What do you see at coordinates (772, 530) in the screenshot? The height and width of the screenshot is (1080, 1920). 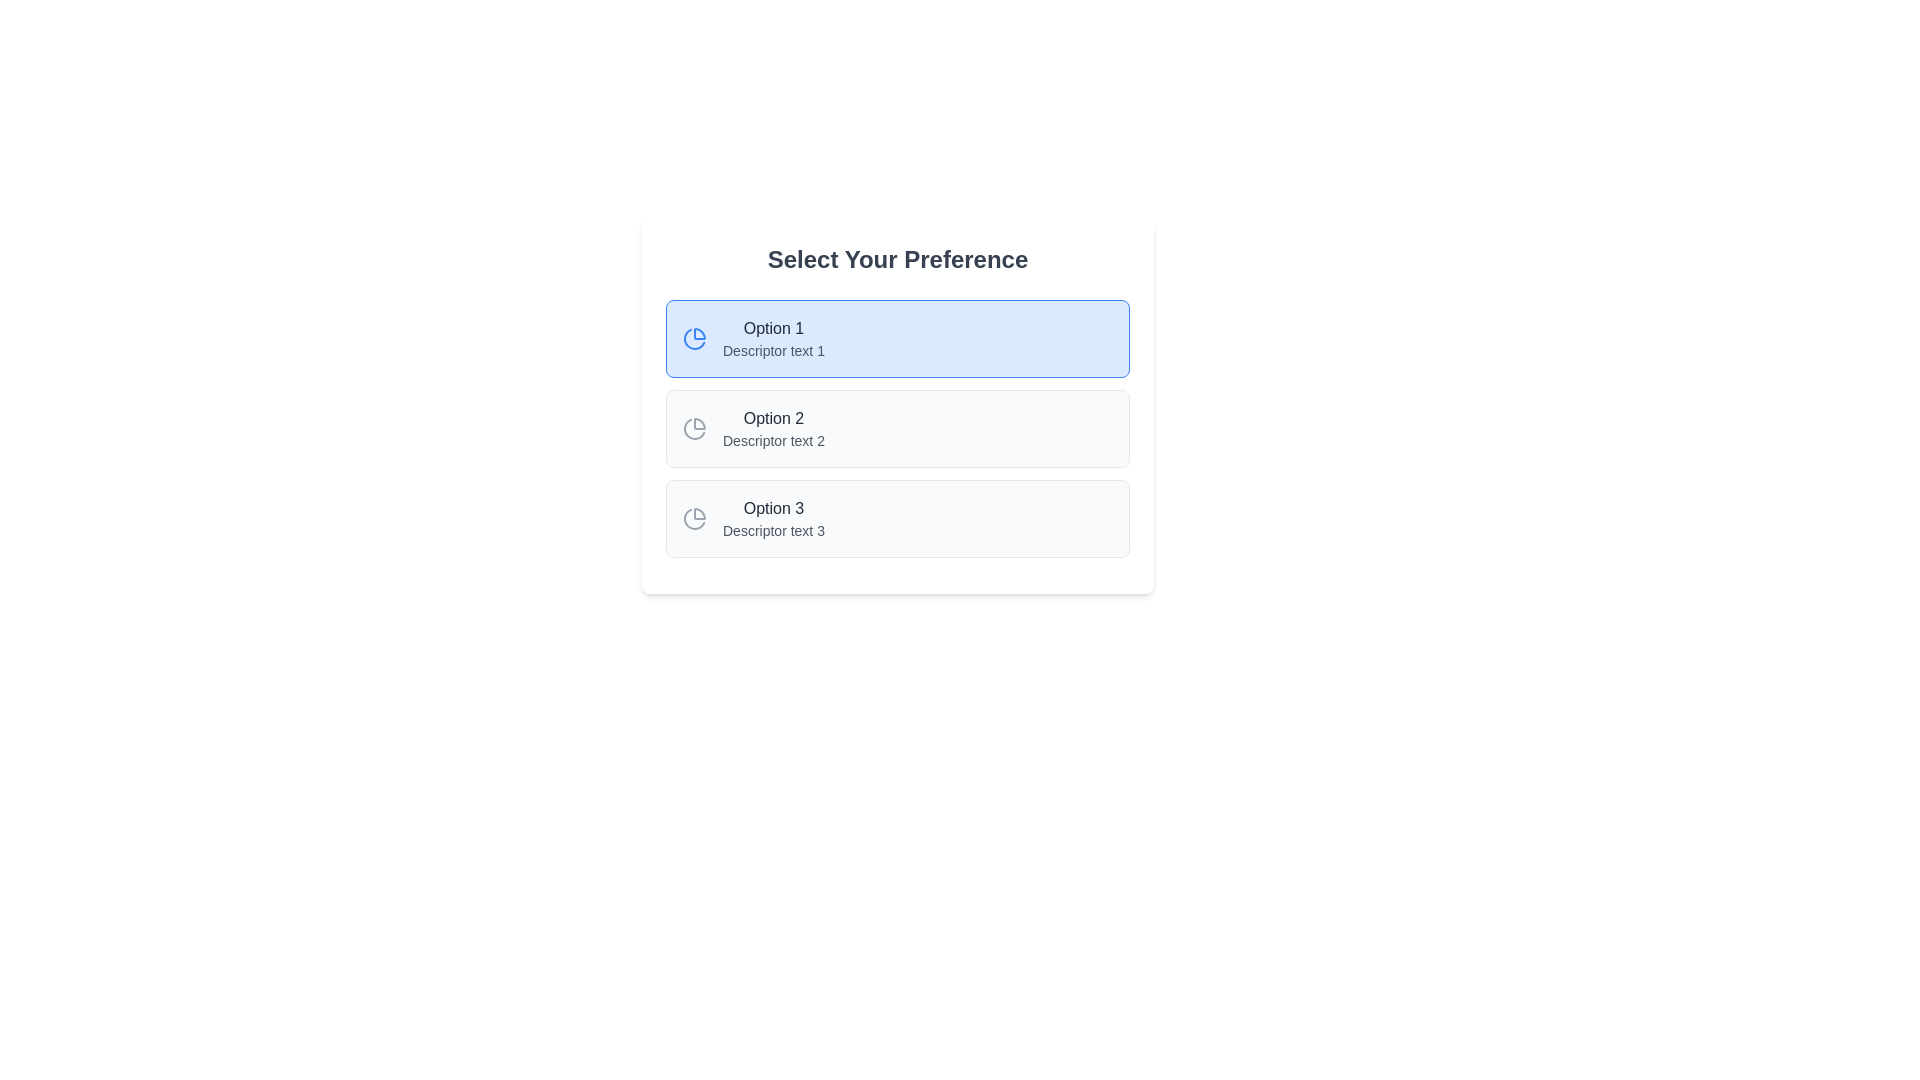 I see `the supplementary information text label that describes 'Option 3', which is located directly below the bold 'Option 3' text and aligned horizontally with it` at bounding box center [772, 530].